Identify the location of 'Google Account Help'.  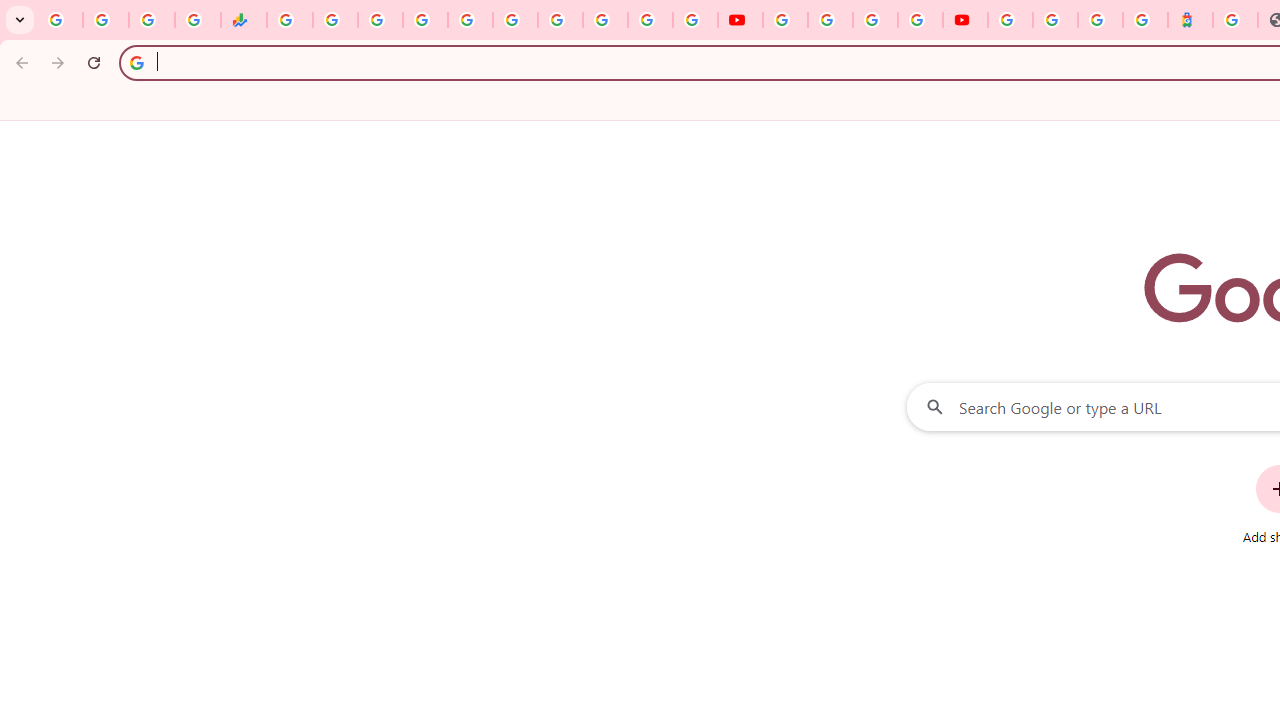
(830, 20).